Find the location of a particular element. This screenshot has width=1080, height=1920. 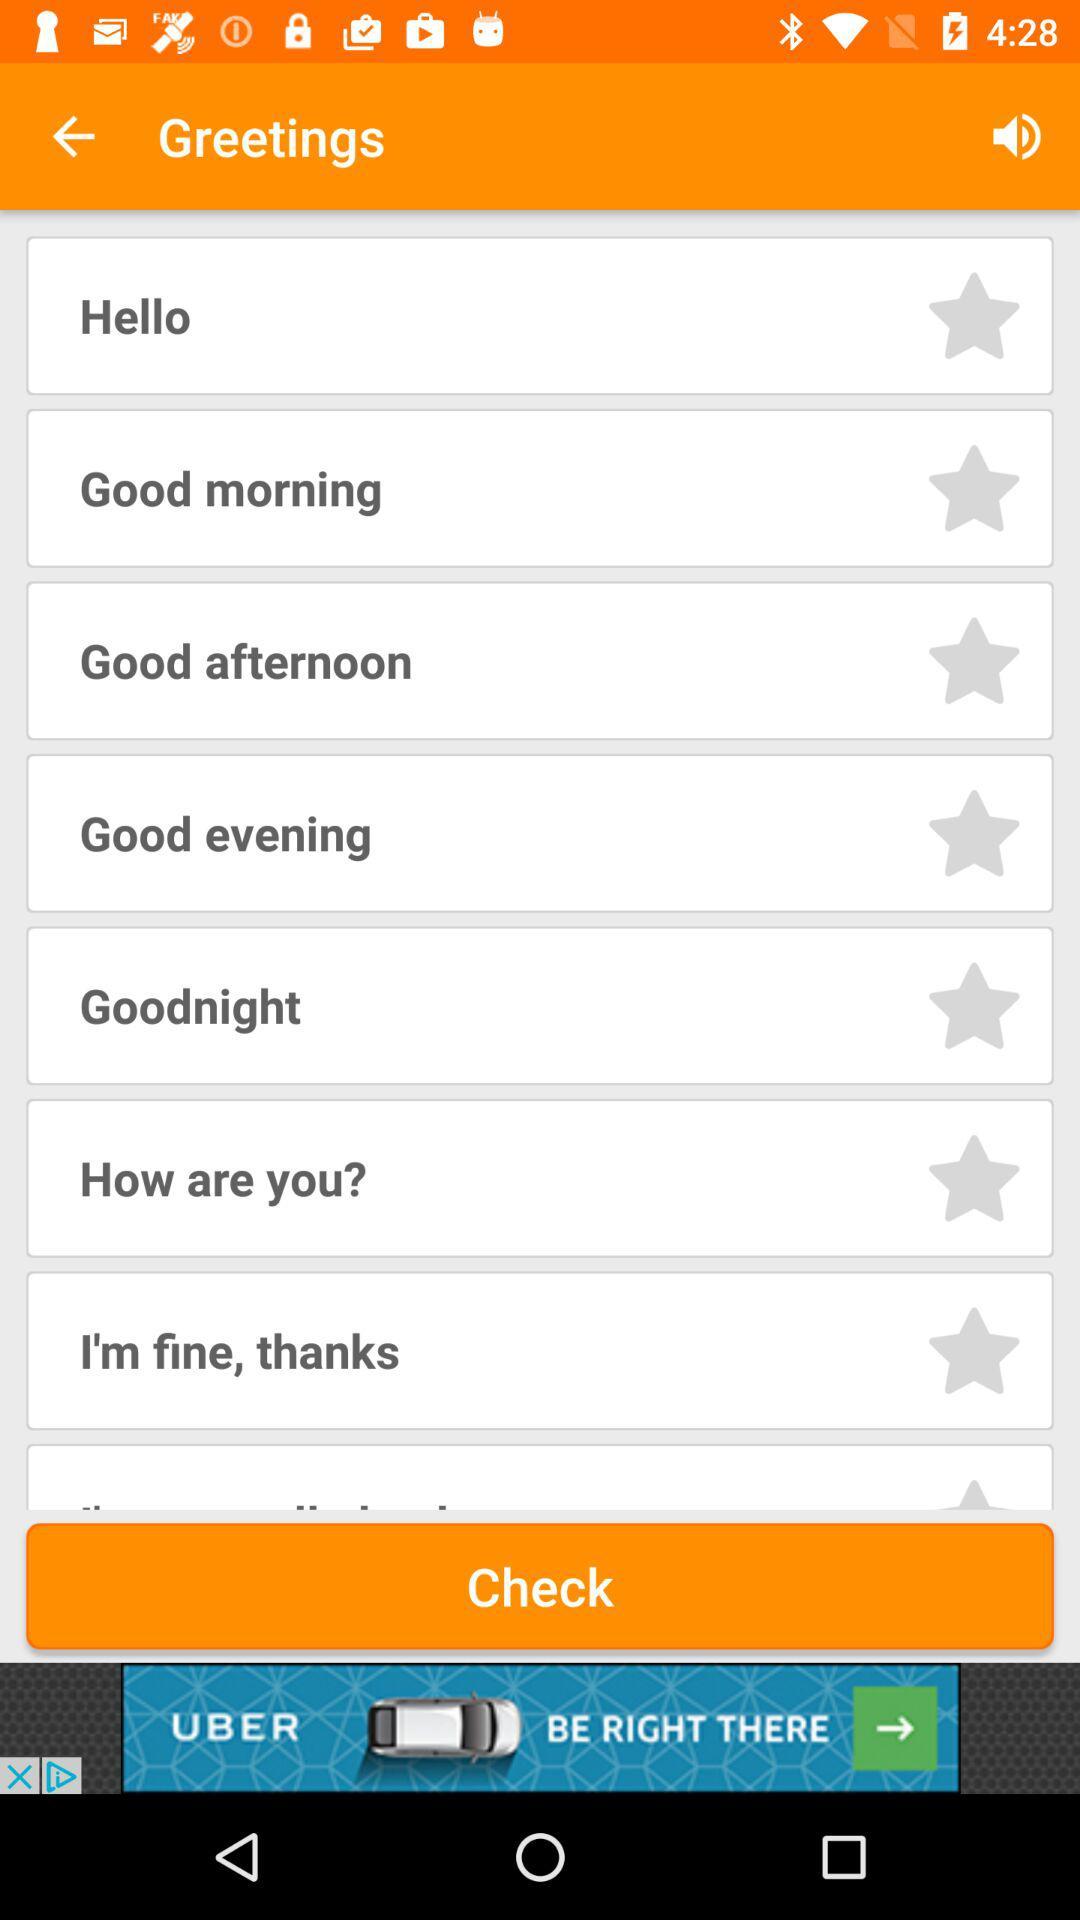

option is located at coordinates (973, 488).